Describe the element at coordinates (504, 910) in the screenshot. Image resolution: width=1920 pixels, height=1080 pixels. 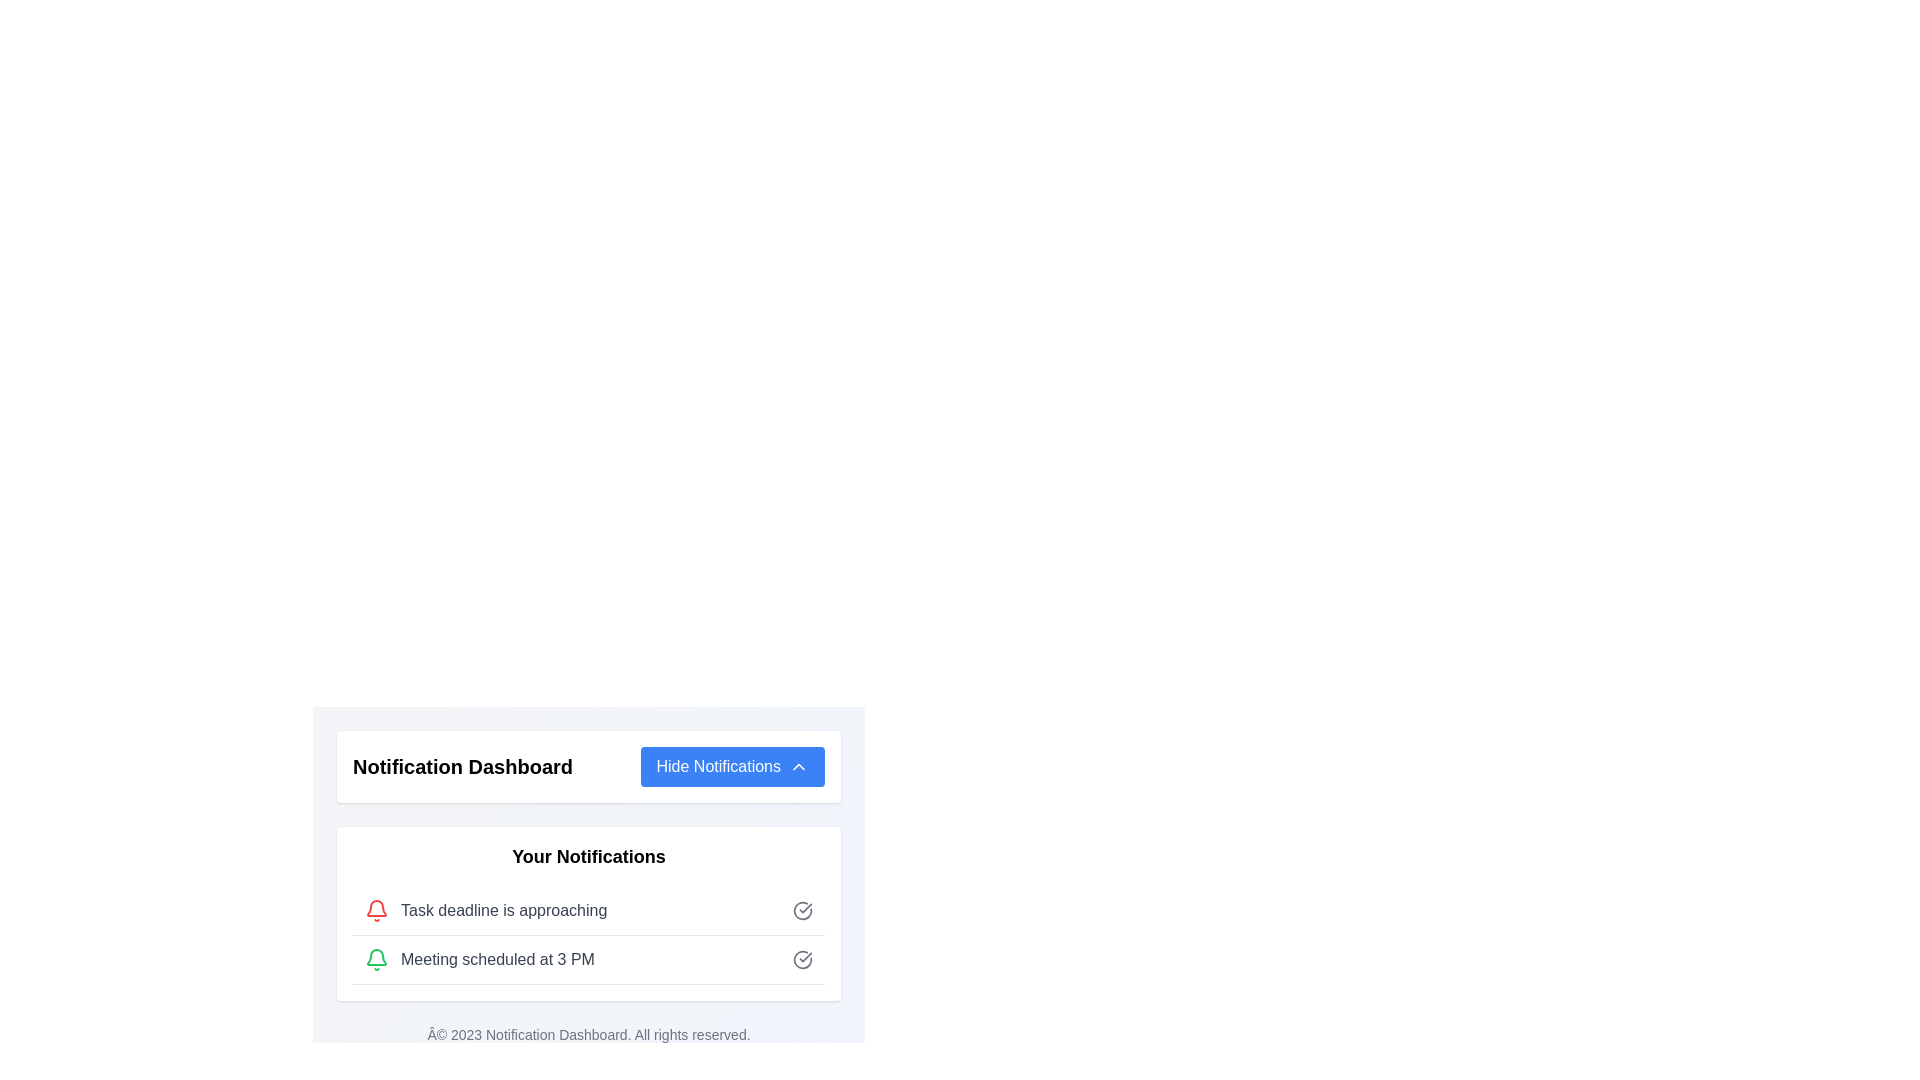
I see `notification text from the label displaying 'Task deadline is approaching', which is located to the right of a red bell icon and slightly to the left of a grayed-out checkmark button in the notifications list` at that location.